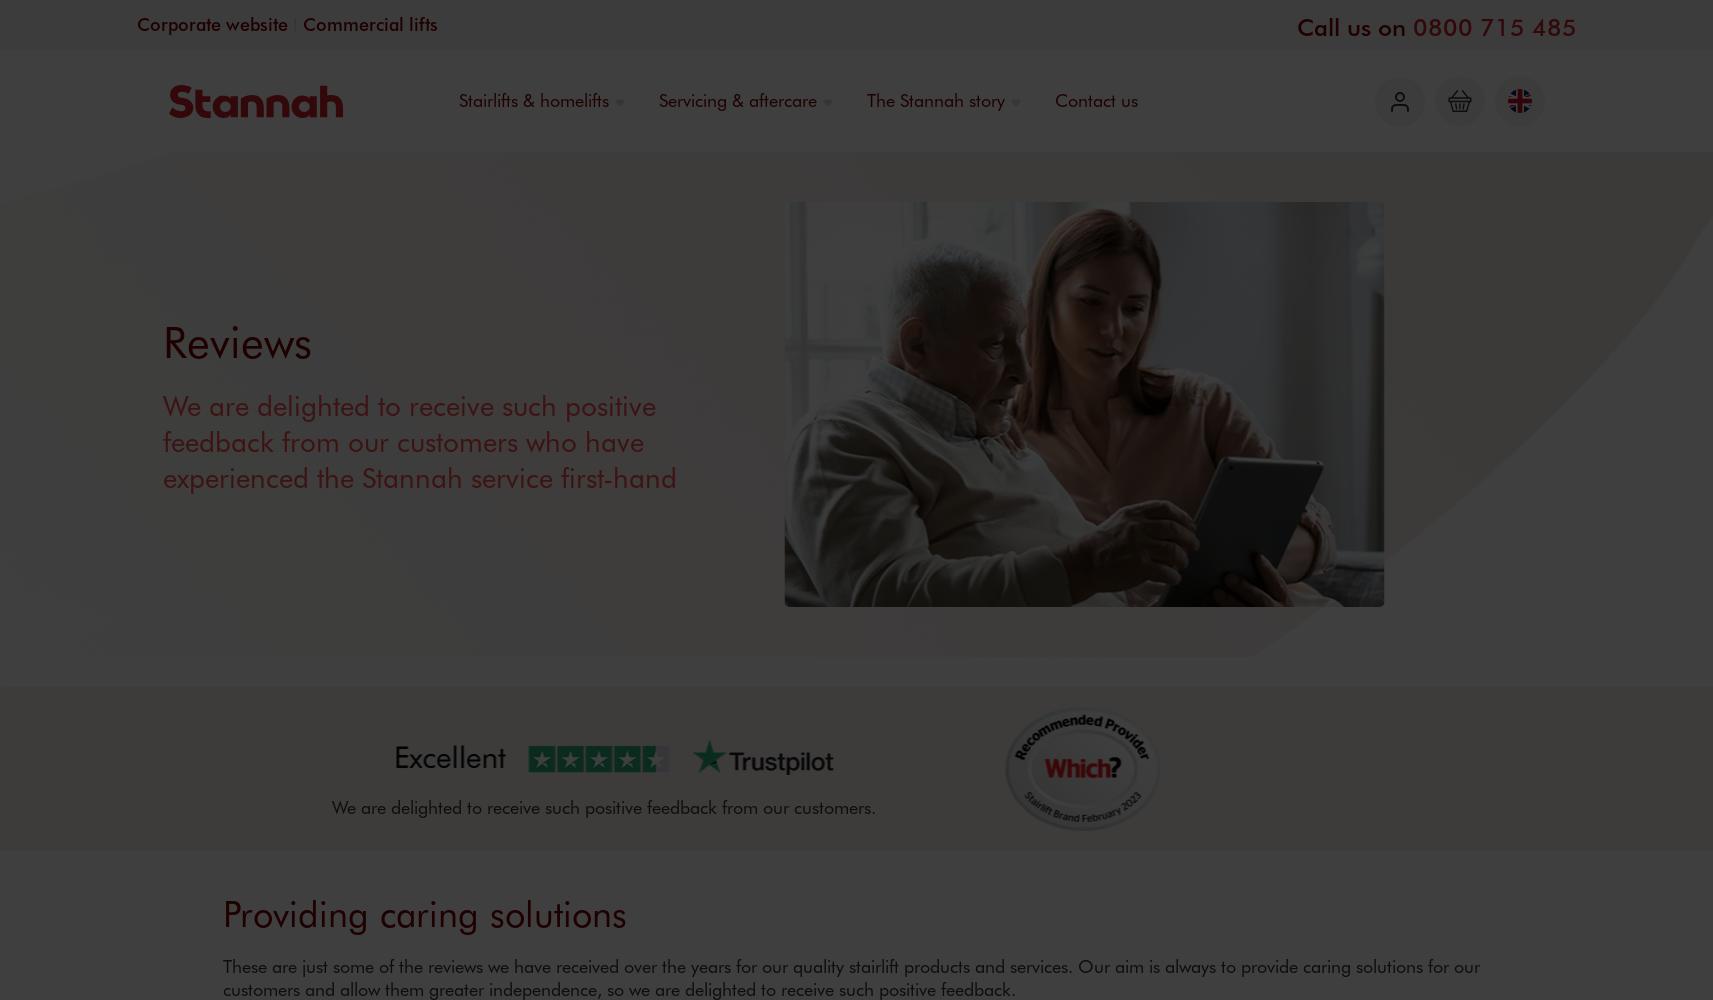  What do you see at coordinates (1350, 26) in the screenshot?
I see `'Call us on'` at bounding box center [1350, 26].